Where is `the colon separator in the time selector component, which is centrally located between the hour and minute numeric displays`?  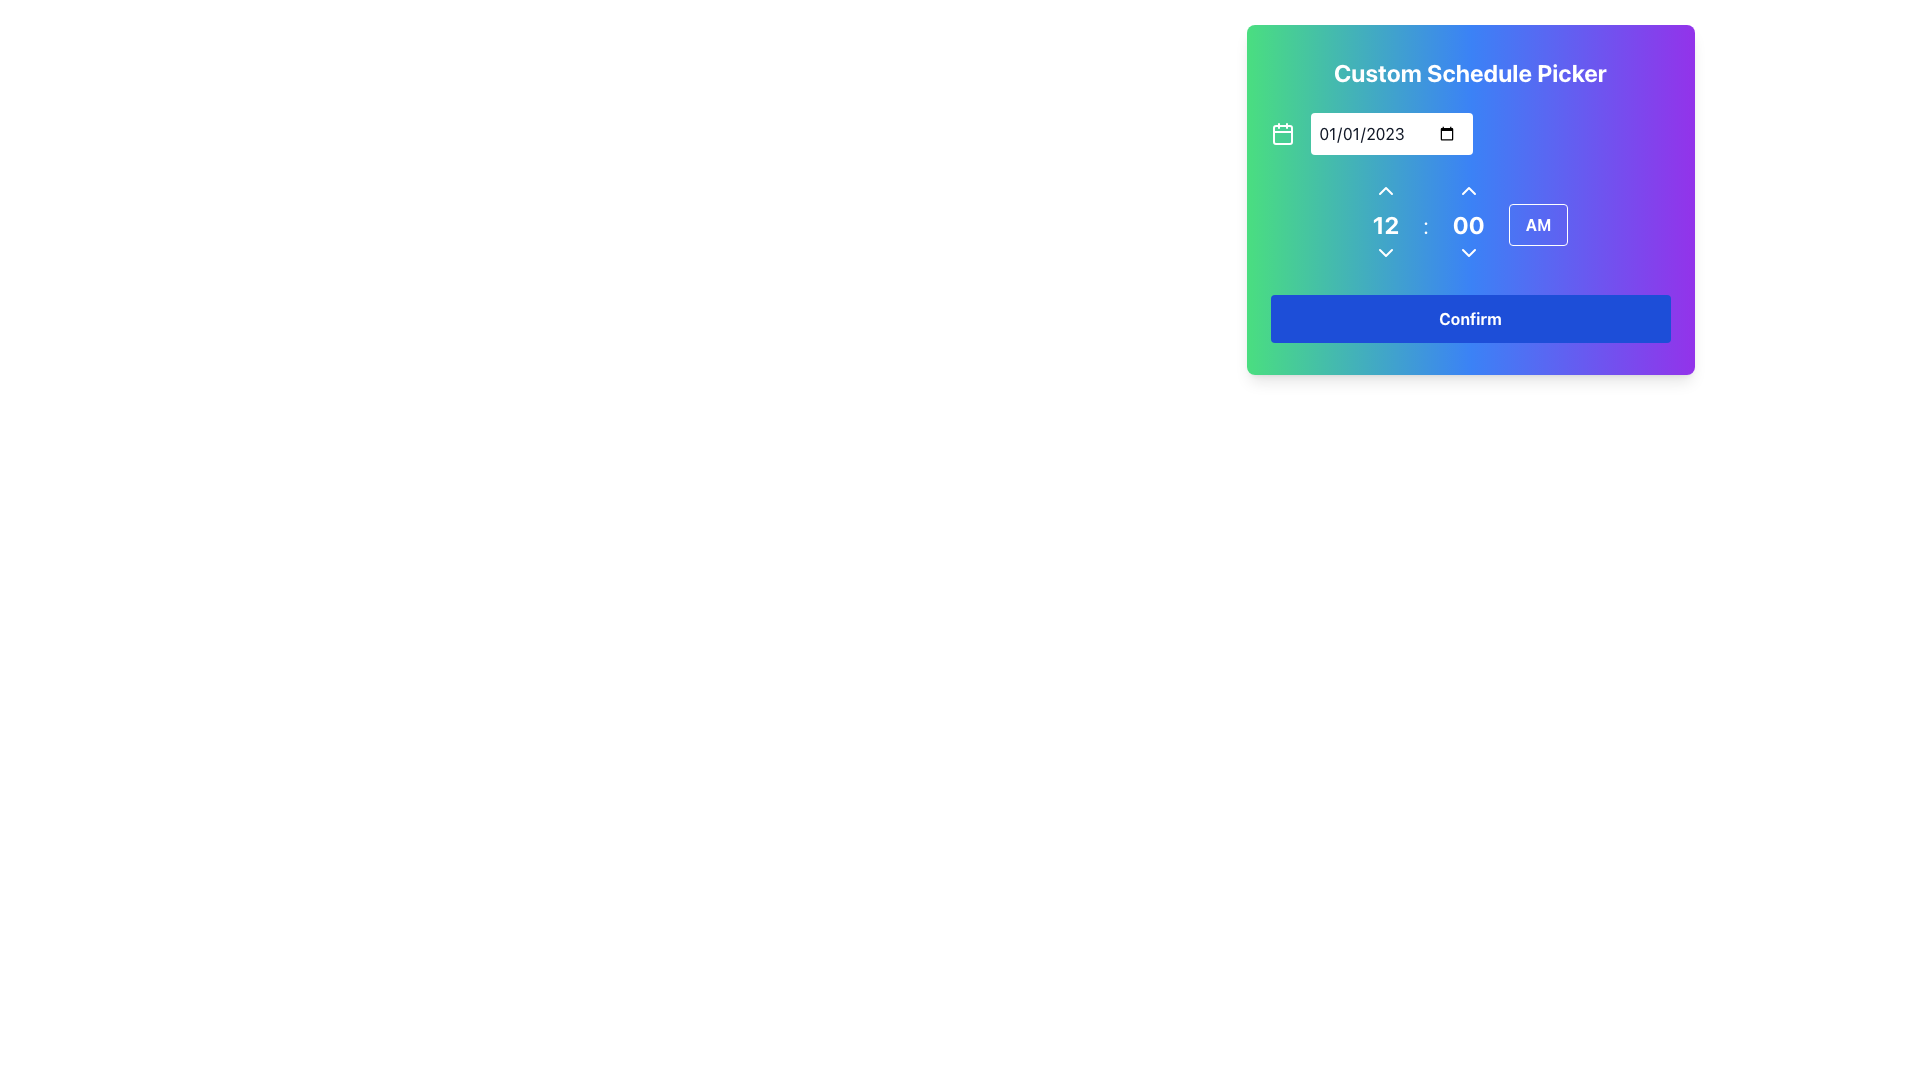
the colon separator in the time selector component, which is centrally located between the hour and minute numeric displays is located at coordinates (1424, 224).